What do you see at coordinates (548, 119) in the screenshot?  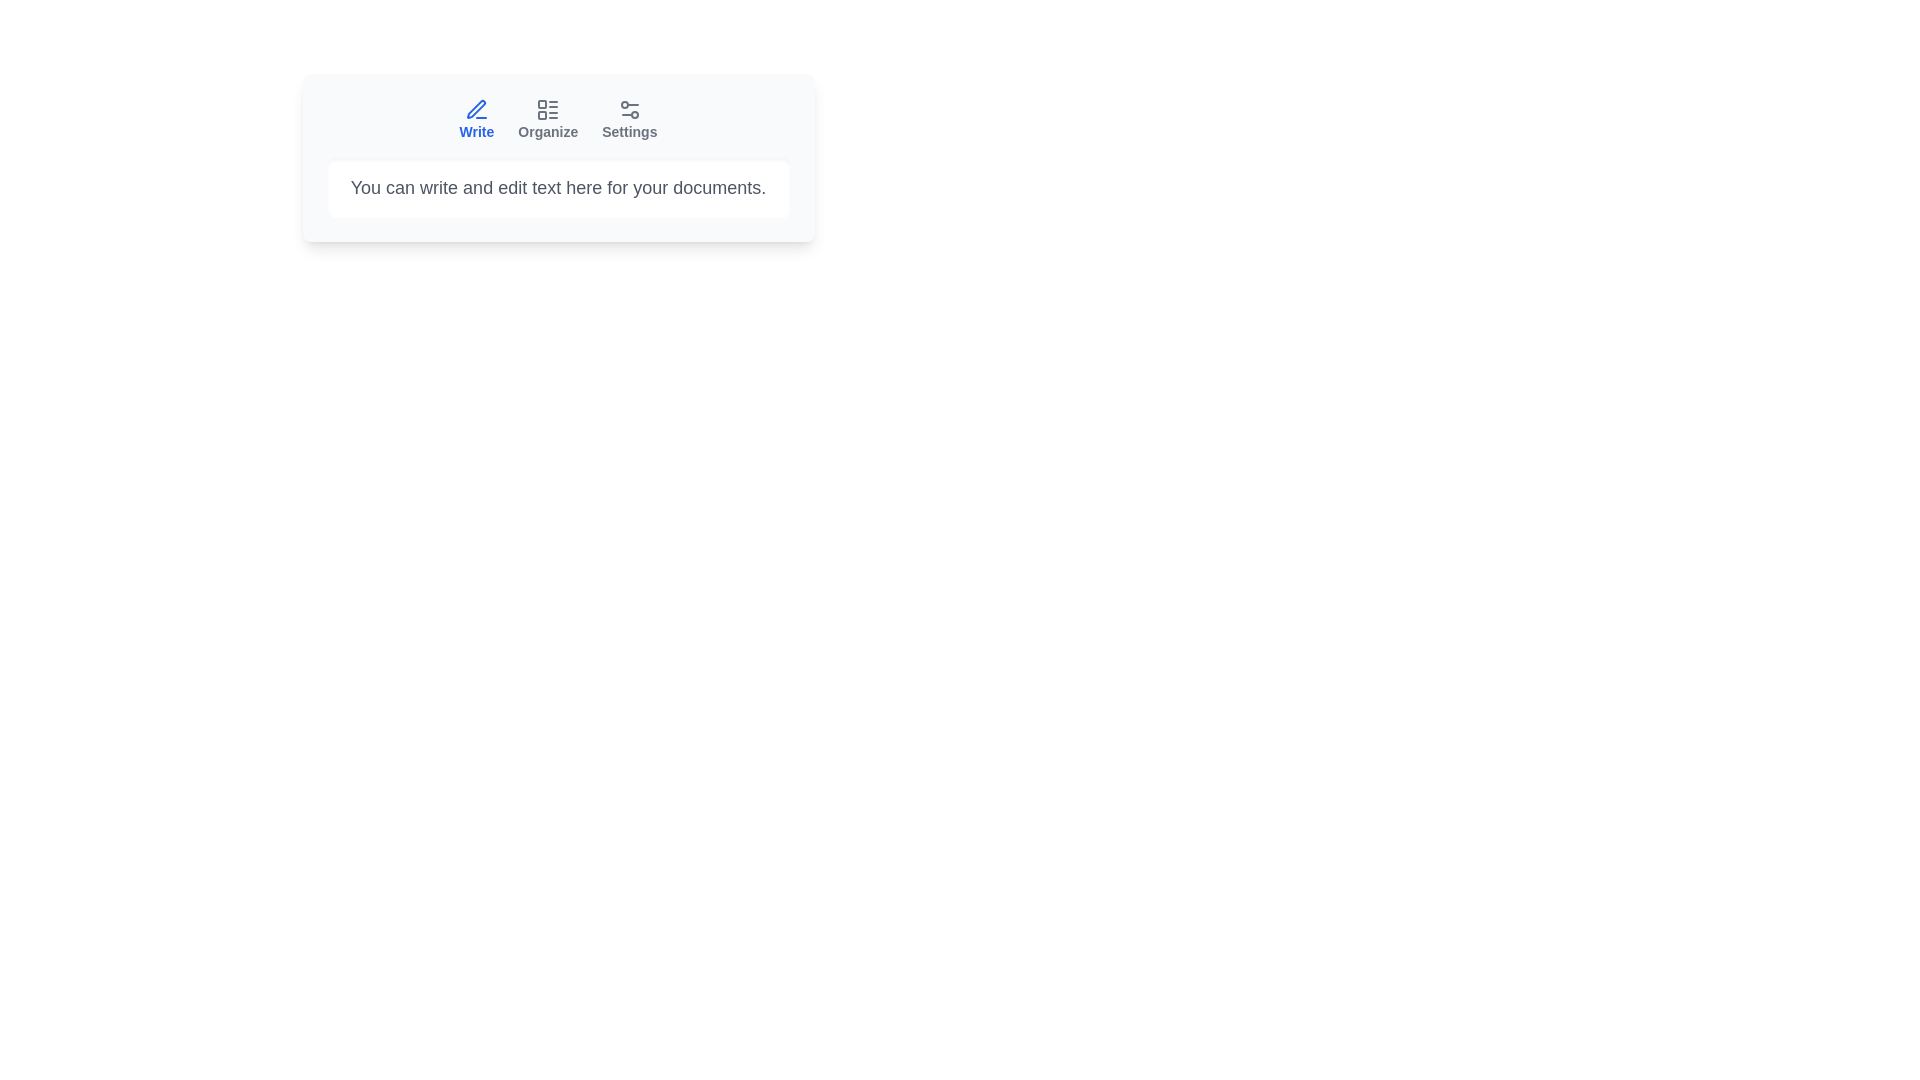 I see `the tab button labeled Organize` at bounding box center [548, 119].